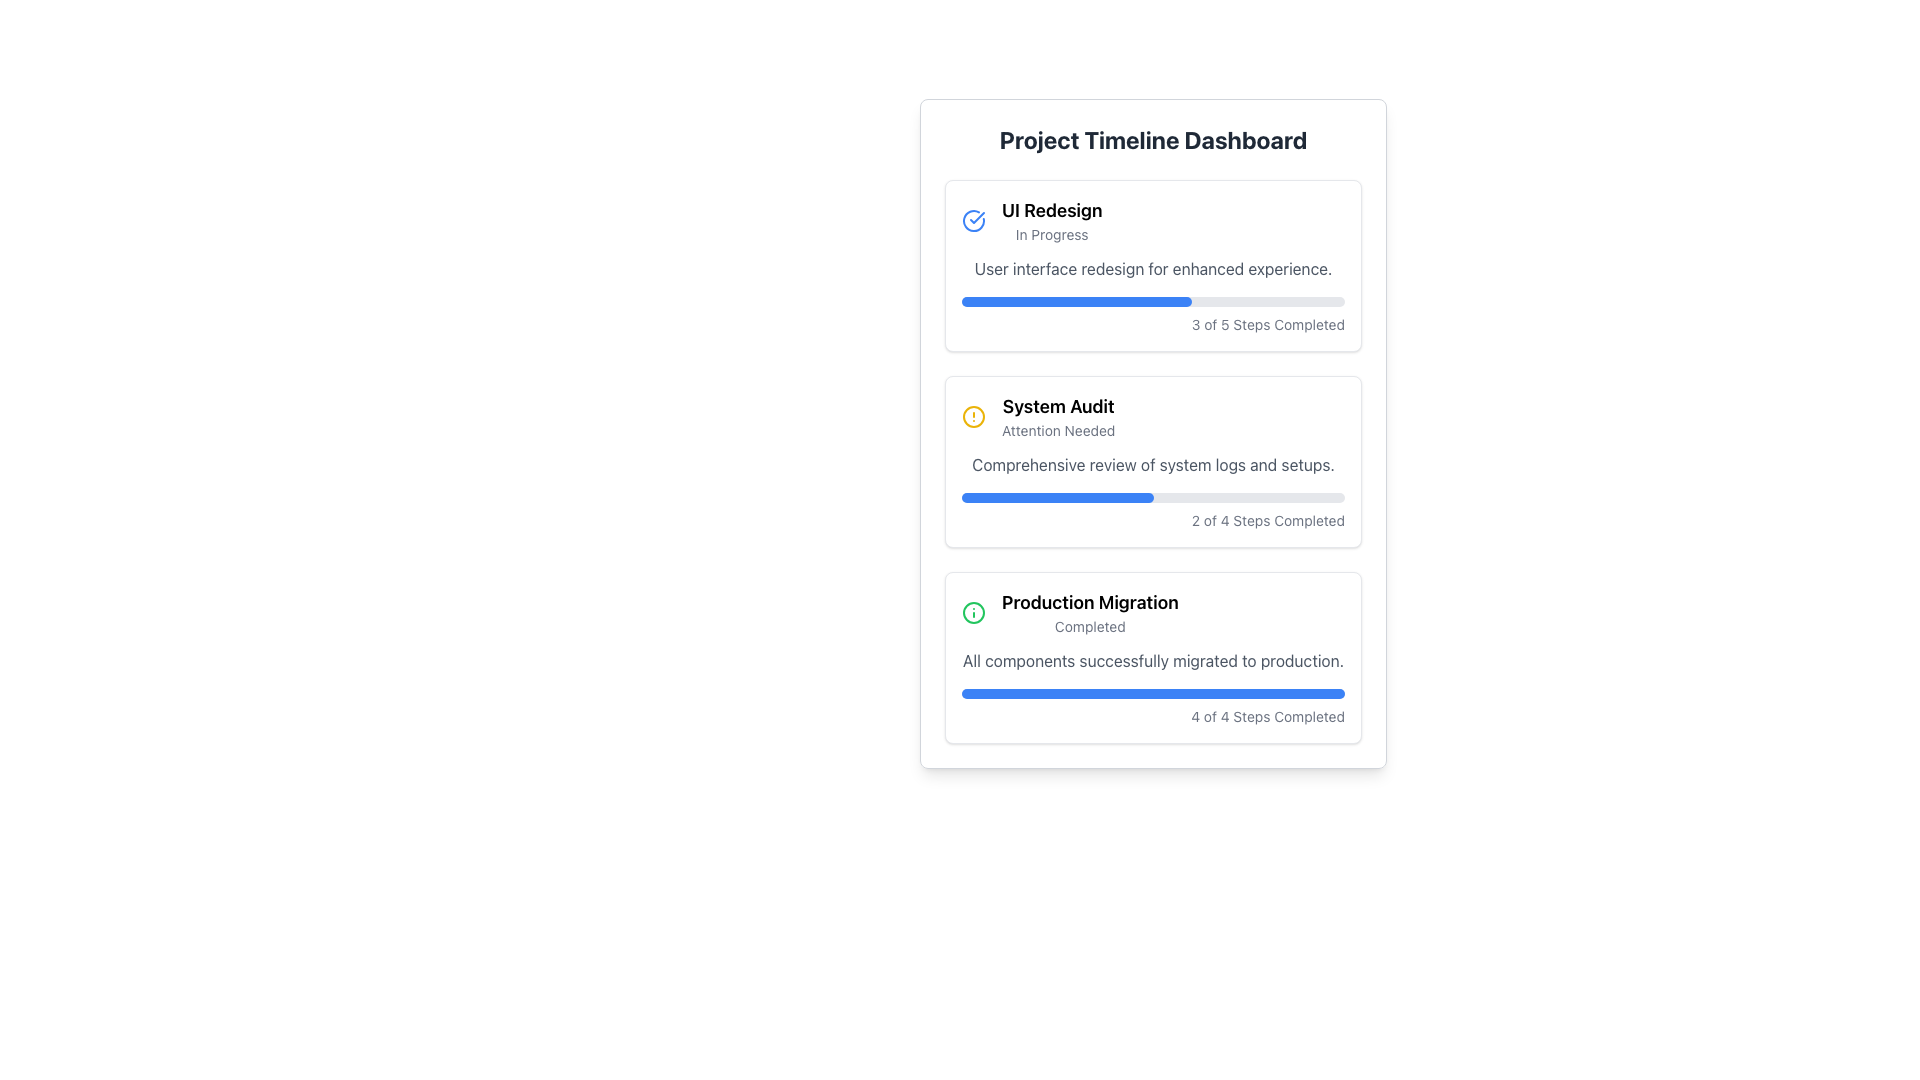 The height and width of the screenshot is (1080, 1920). I want to click on the title text of the first task card in the 'Project Timeline Dashboard' interface, which is located at the top-left and above the status 'In Progress', so click(1051, 211).